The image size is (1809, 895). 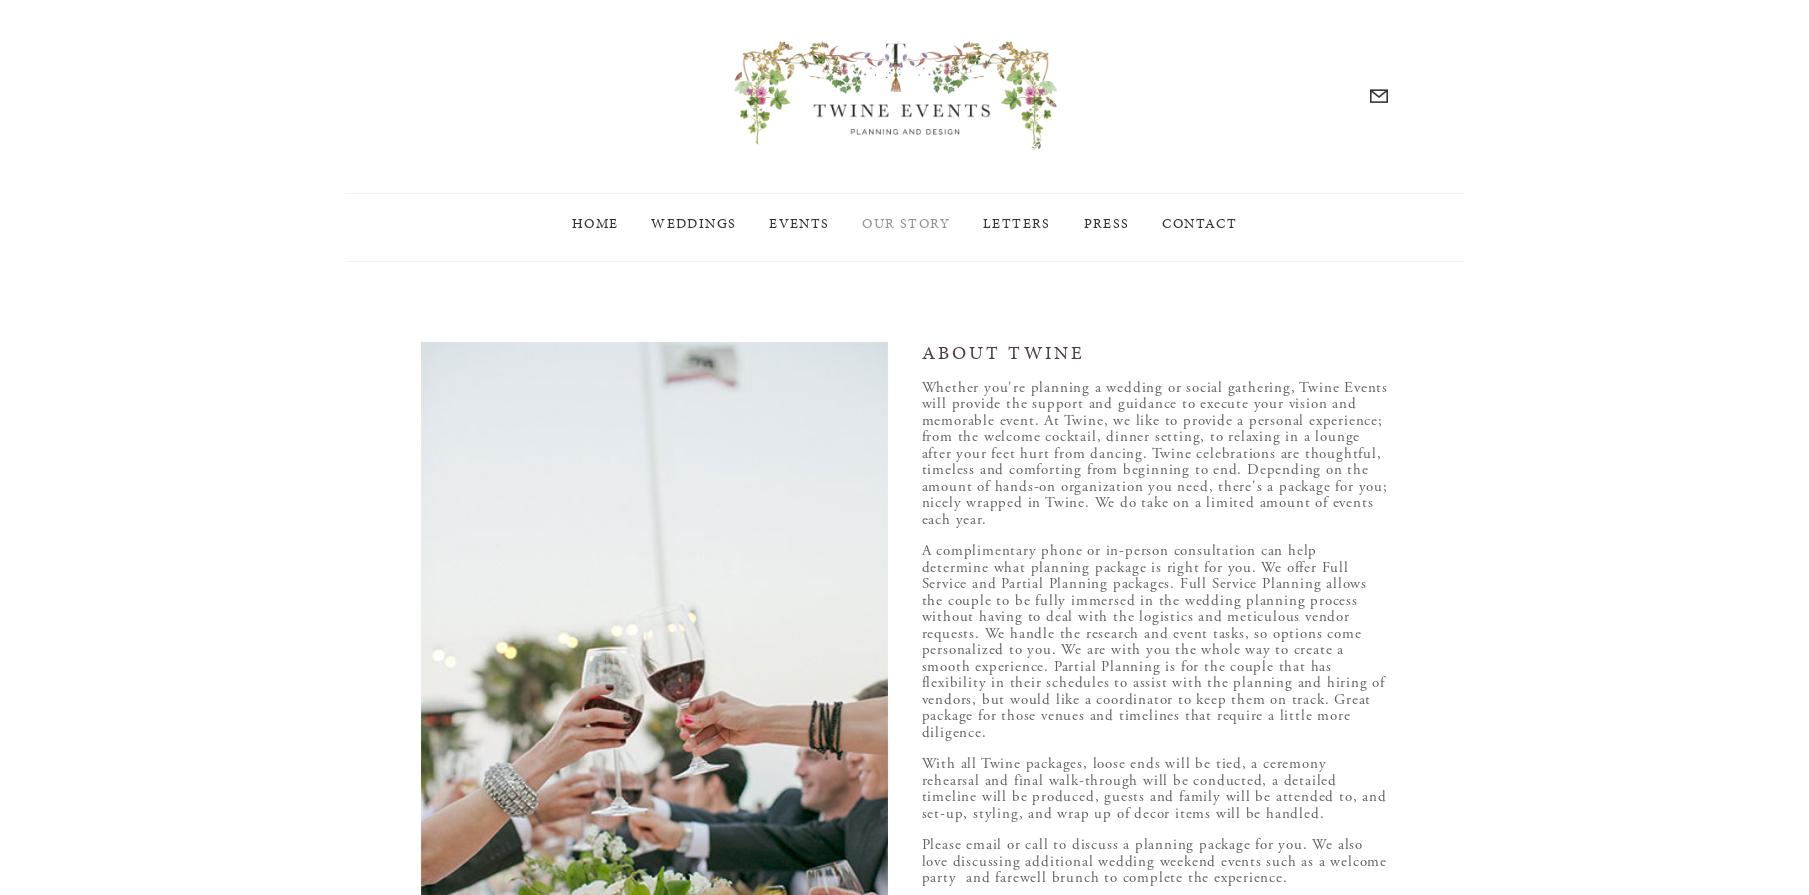 I want to click on 'About twine', so click(x=1002, y=352).